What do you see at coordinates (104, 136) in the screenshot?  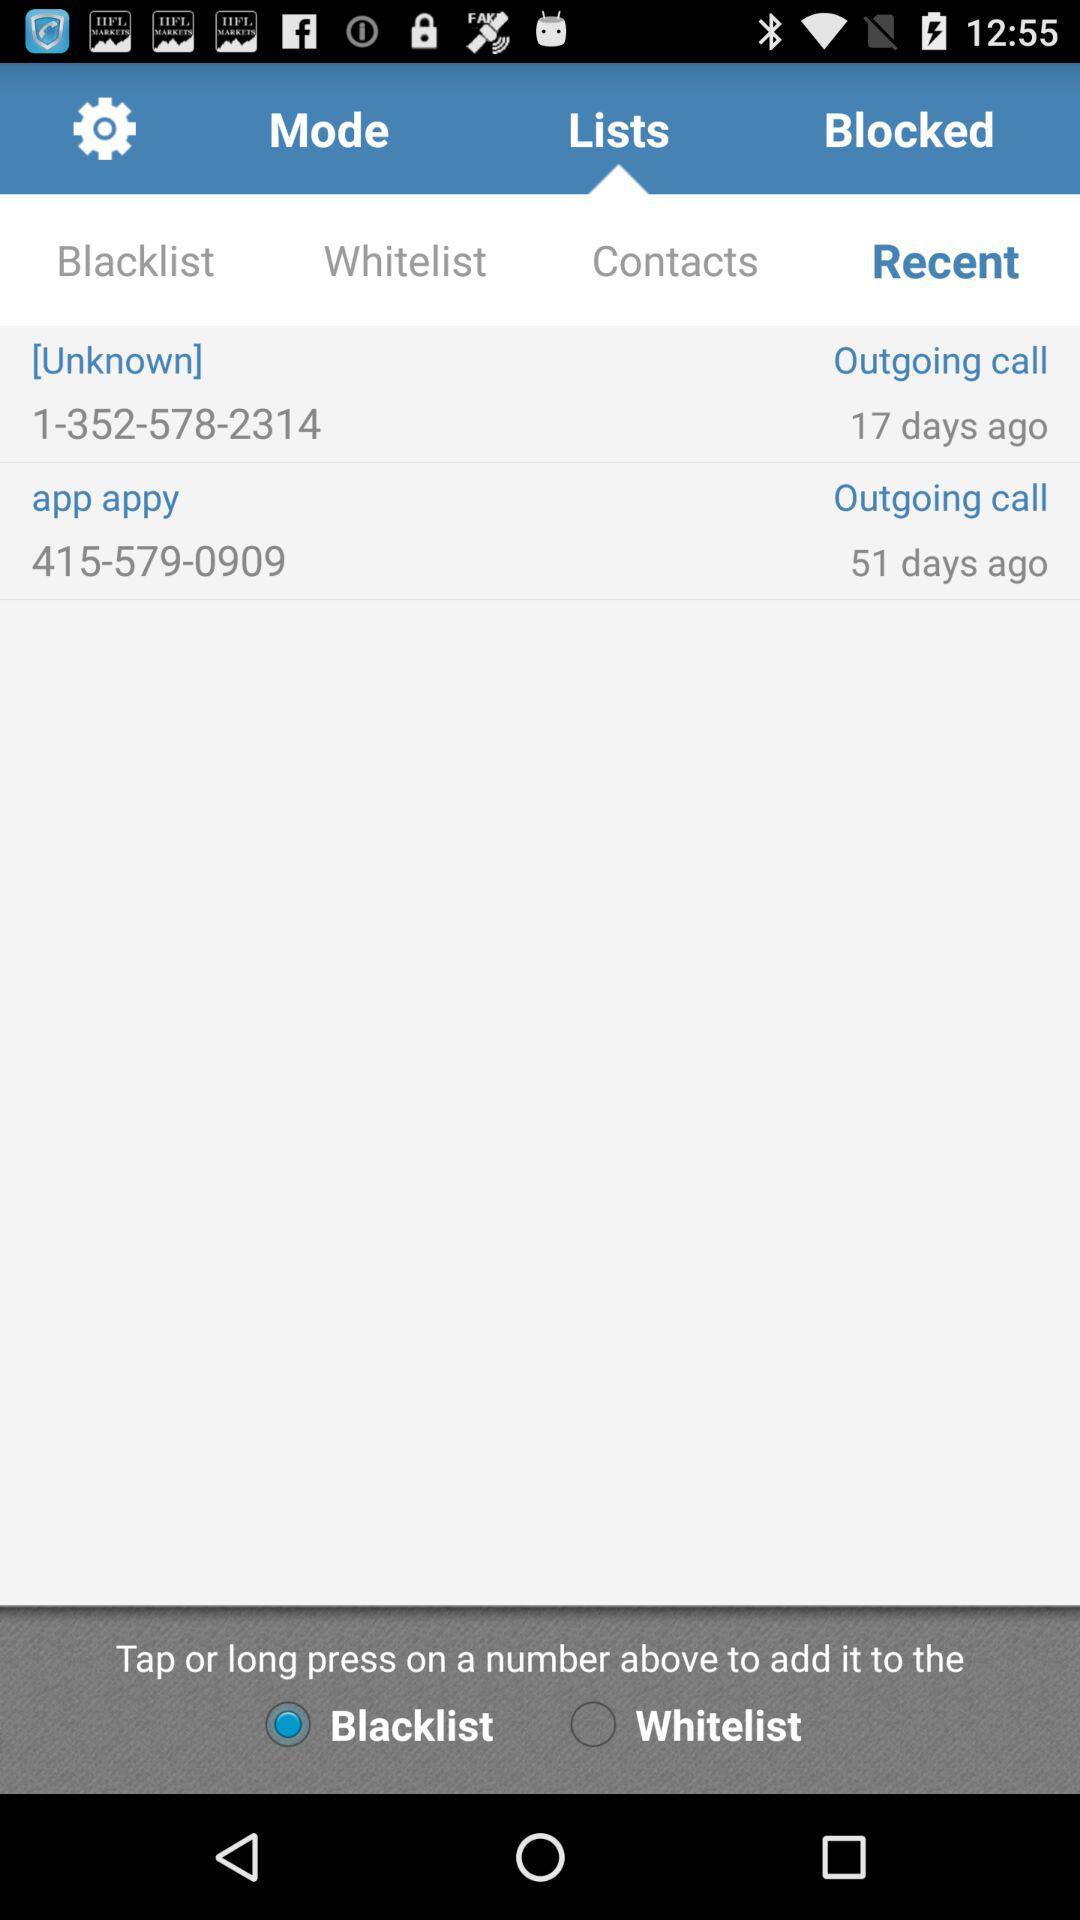 I see `the settings icon` at bounding box center [104, 136].